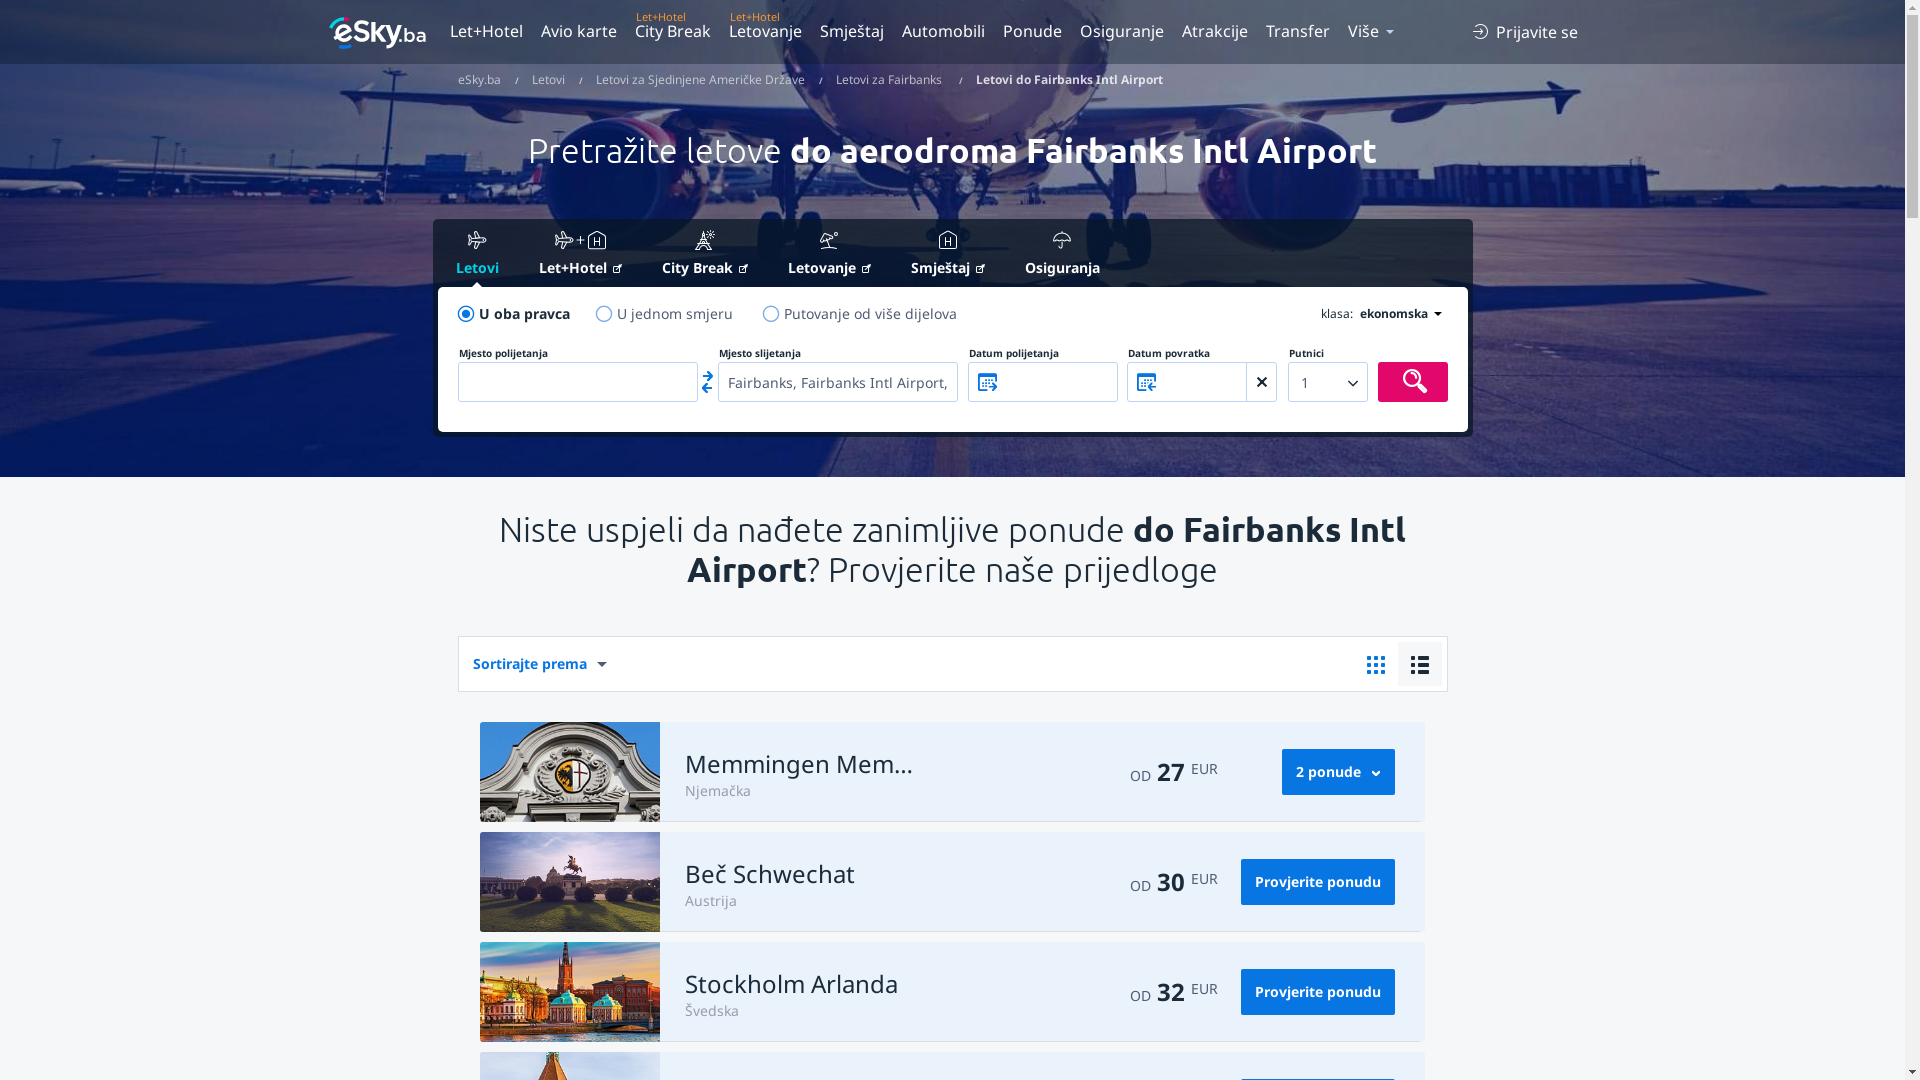 The height and width of the screenshot is (1080, 1920). Describe the element at coordinates (1213, 30) in the screenshot. I see `'Atrakcije'` at that location.